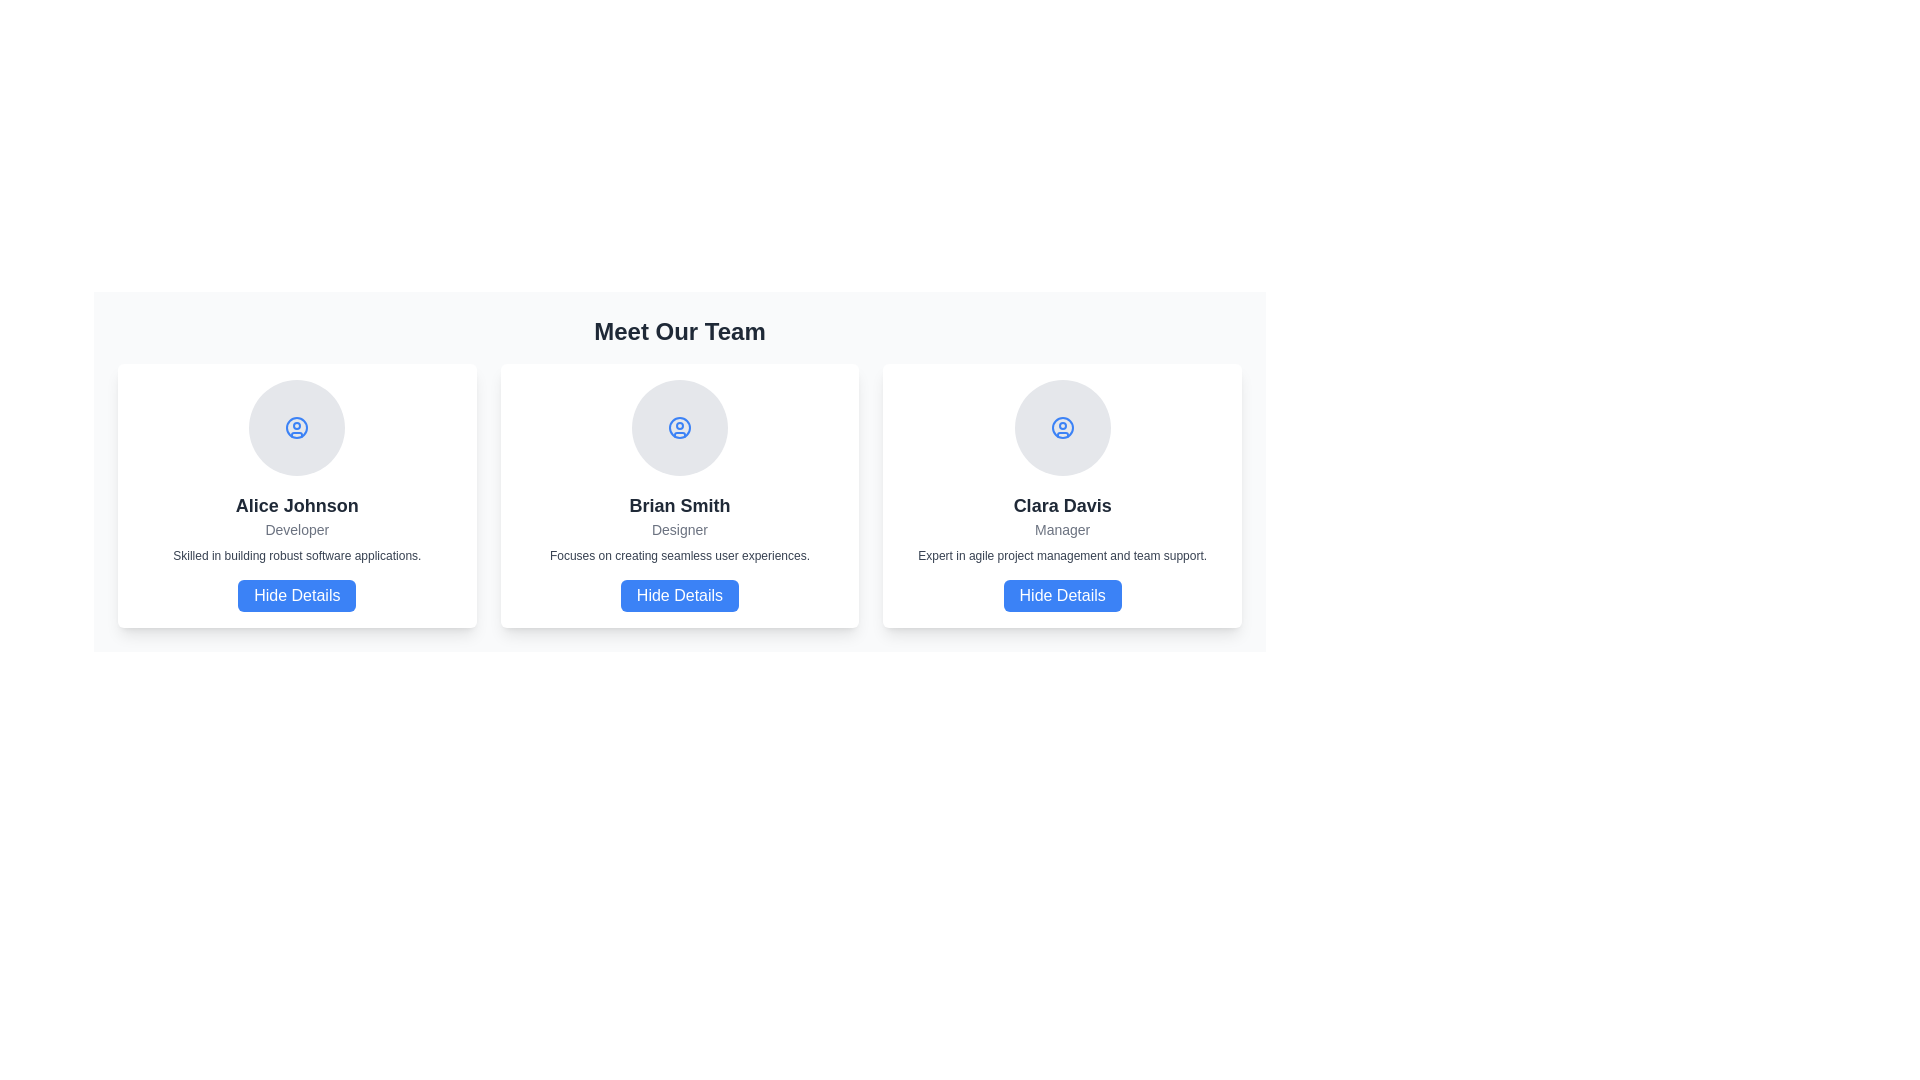 This screenshot has width=1920, height=1080. What do you see at coordinates (296, 595) in the screenshot?
I see `the 'Hide Details' button with a blue background and white text, located at the bottom of the card for Alice Johnson, to hide additional details` at bounding box center [296, 595].